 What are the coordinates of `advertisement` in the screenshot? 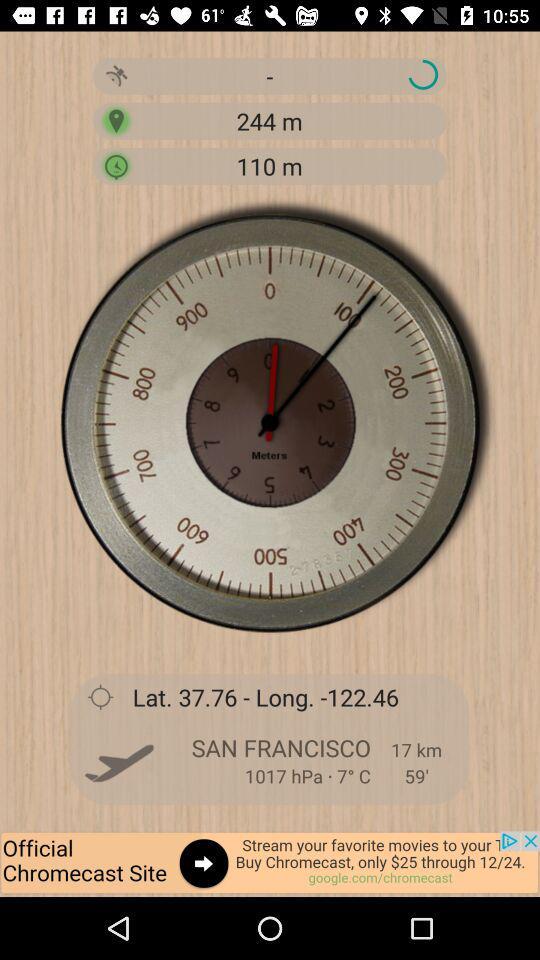 It's located at (270, 863).